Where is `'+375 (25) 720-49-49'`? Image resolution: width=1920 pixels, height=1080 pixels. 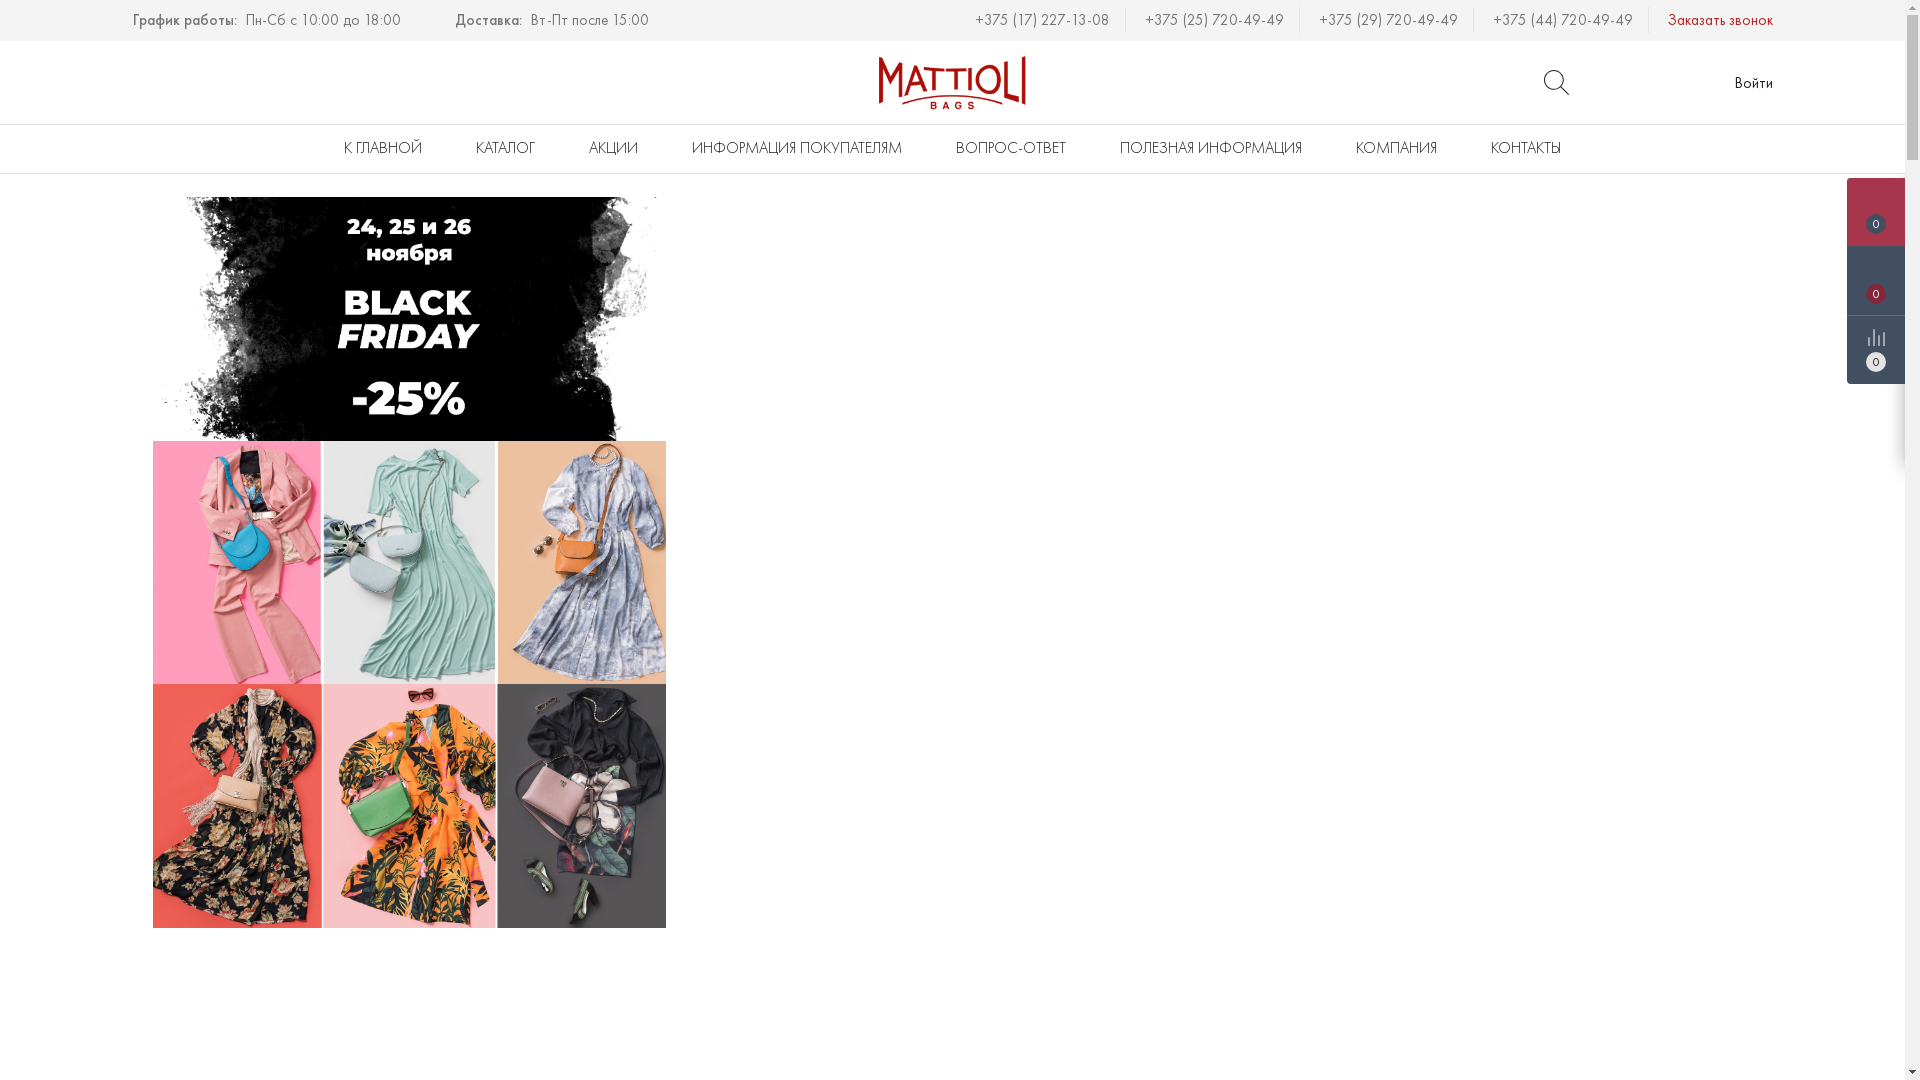 '+375 (25) 720-49-49' is located at coordinates (1143, 20).